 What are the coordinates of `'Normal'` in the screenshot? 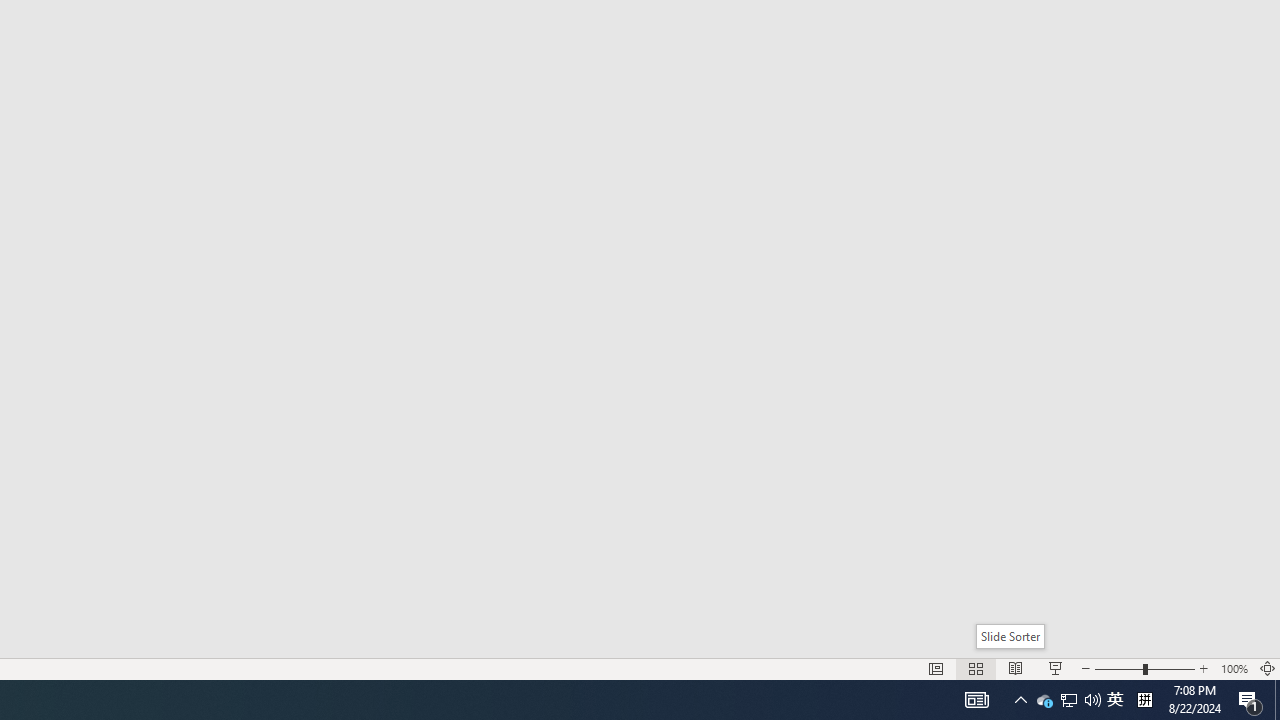 It's located at (935, 669).